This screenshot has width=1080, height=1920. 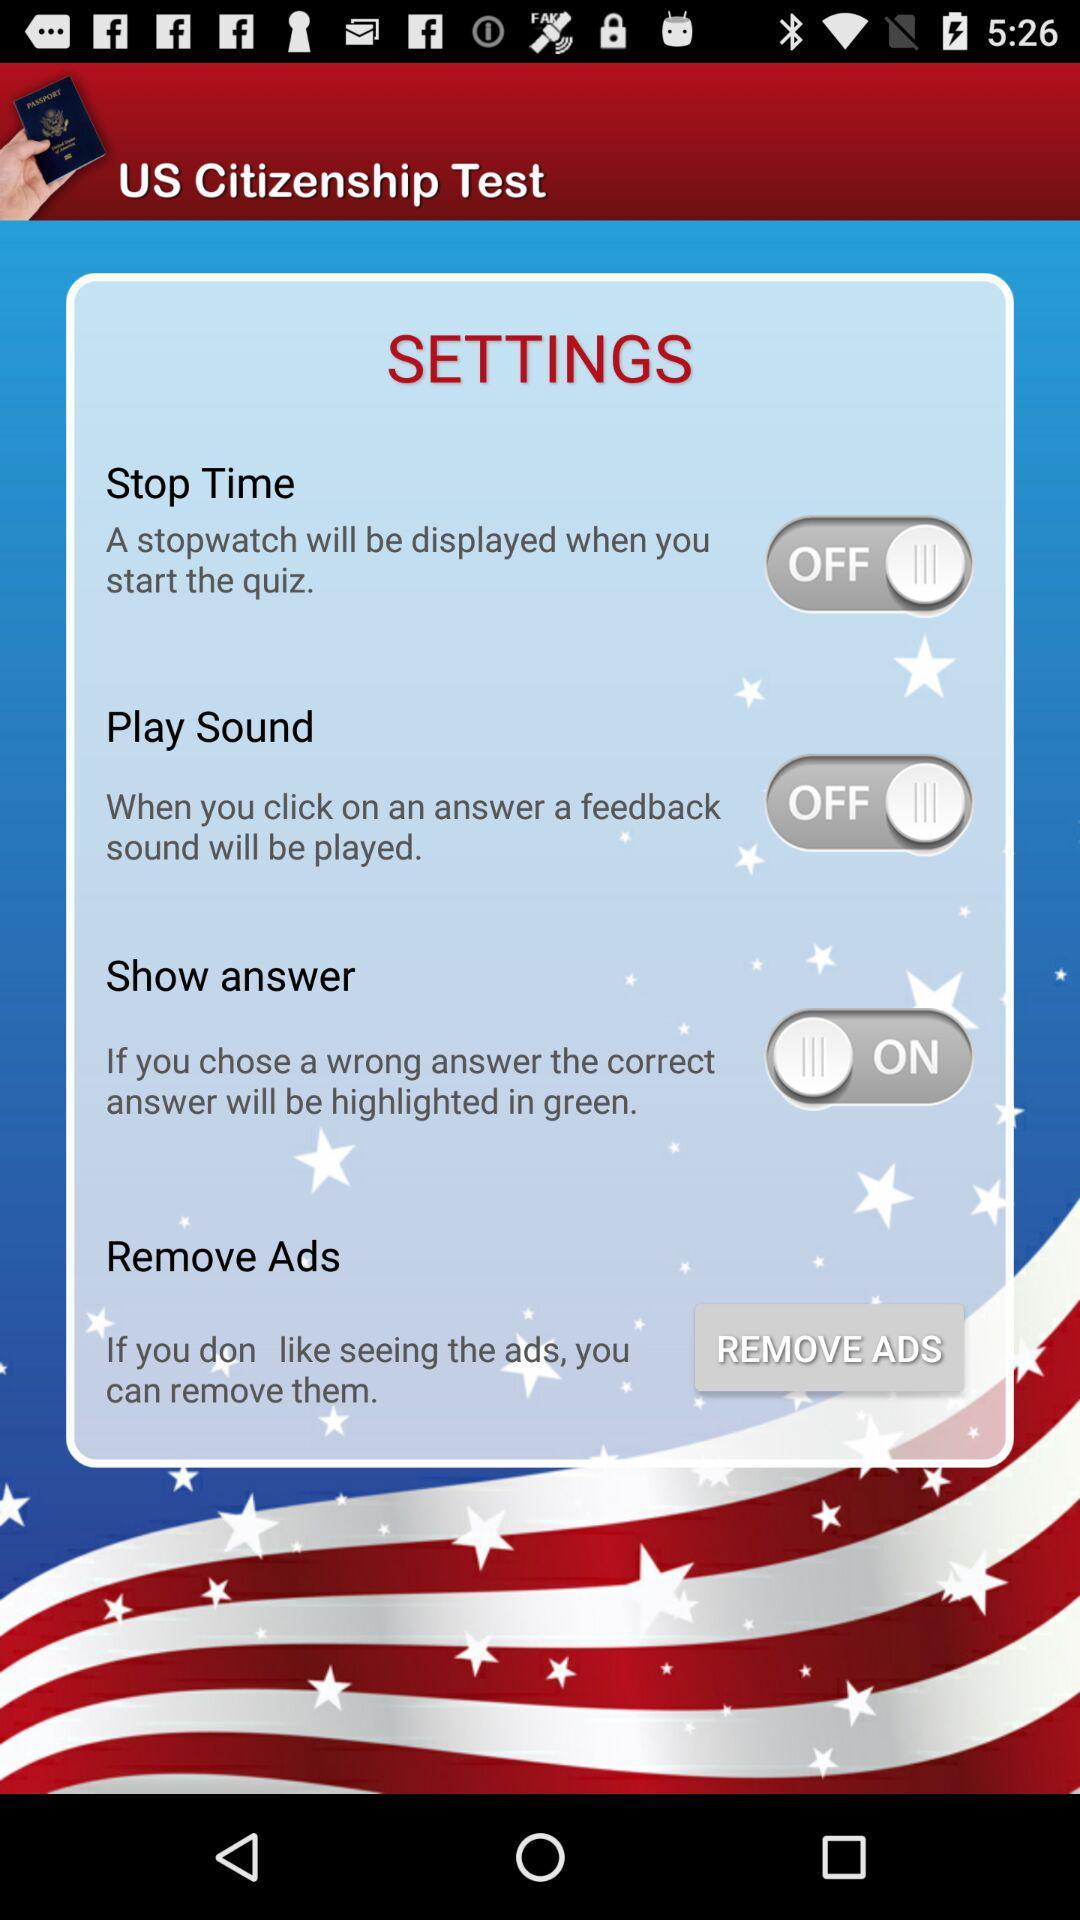 I want to click on stopwatch display, so click(x=868, y=565).